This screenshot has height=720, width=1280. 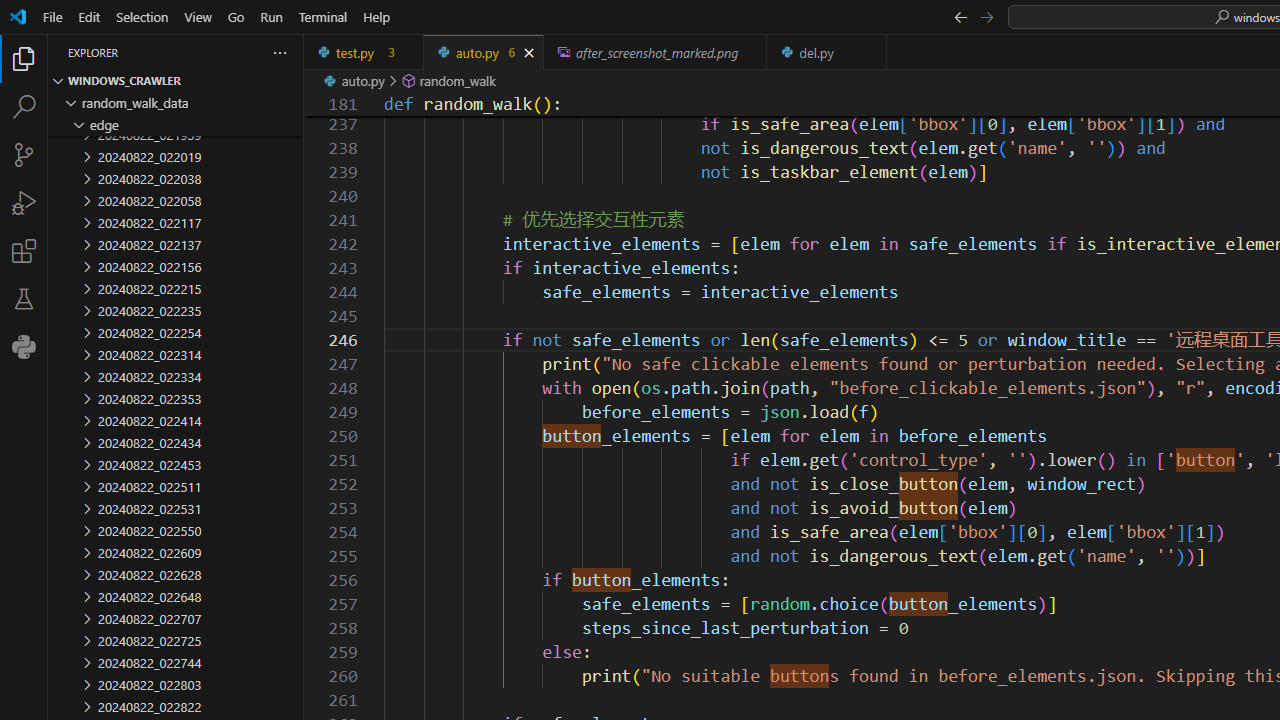 What do you see at coordinates (483, 51) in the screenshot?
I see `'auto.py'` at bounding box center [483, 51].